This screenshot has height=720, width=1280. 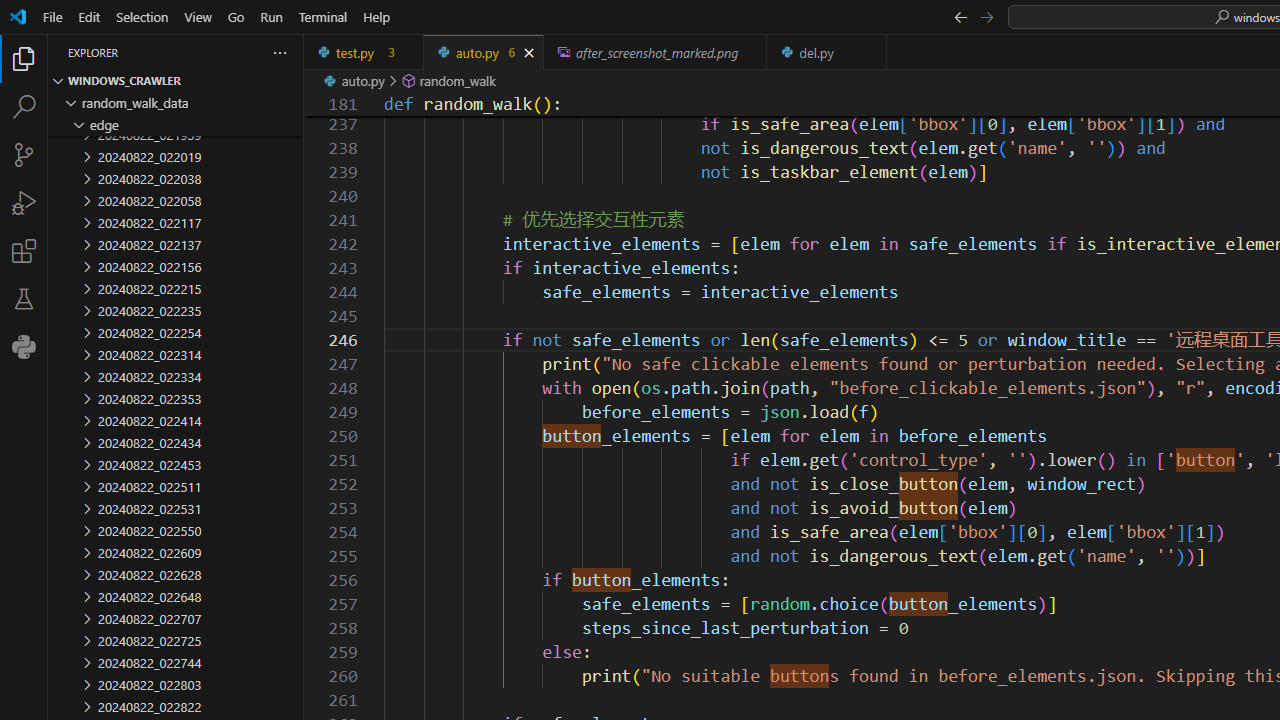 What do you see at coordinates (483, 51) in the screenshot?
I see `'auto.py'` at bounding box center [483, 51].